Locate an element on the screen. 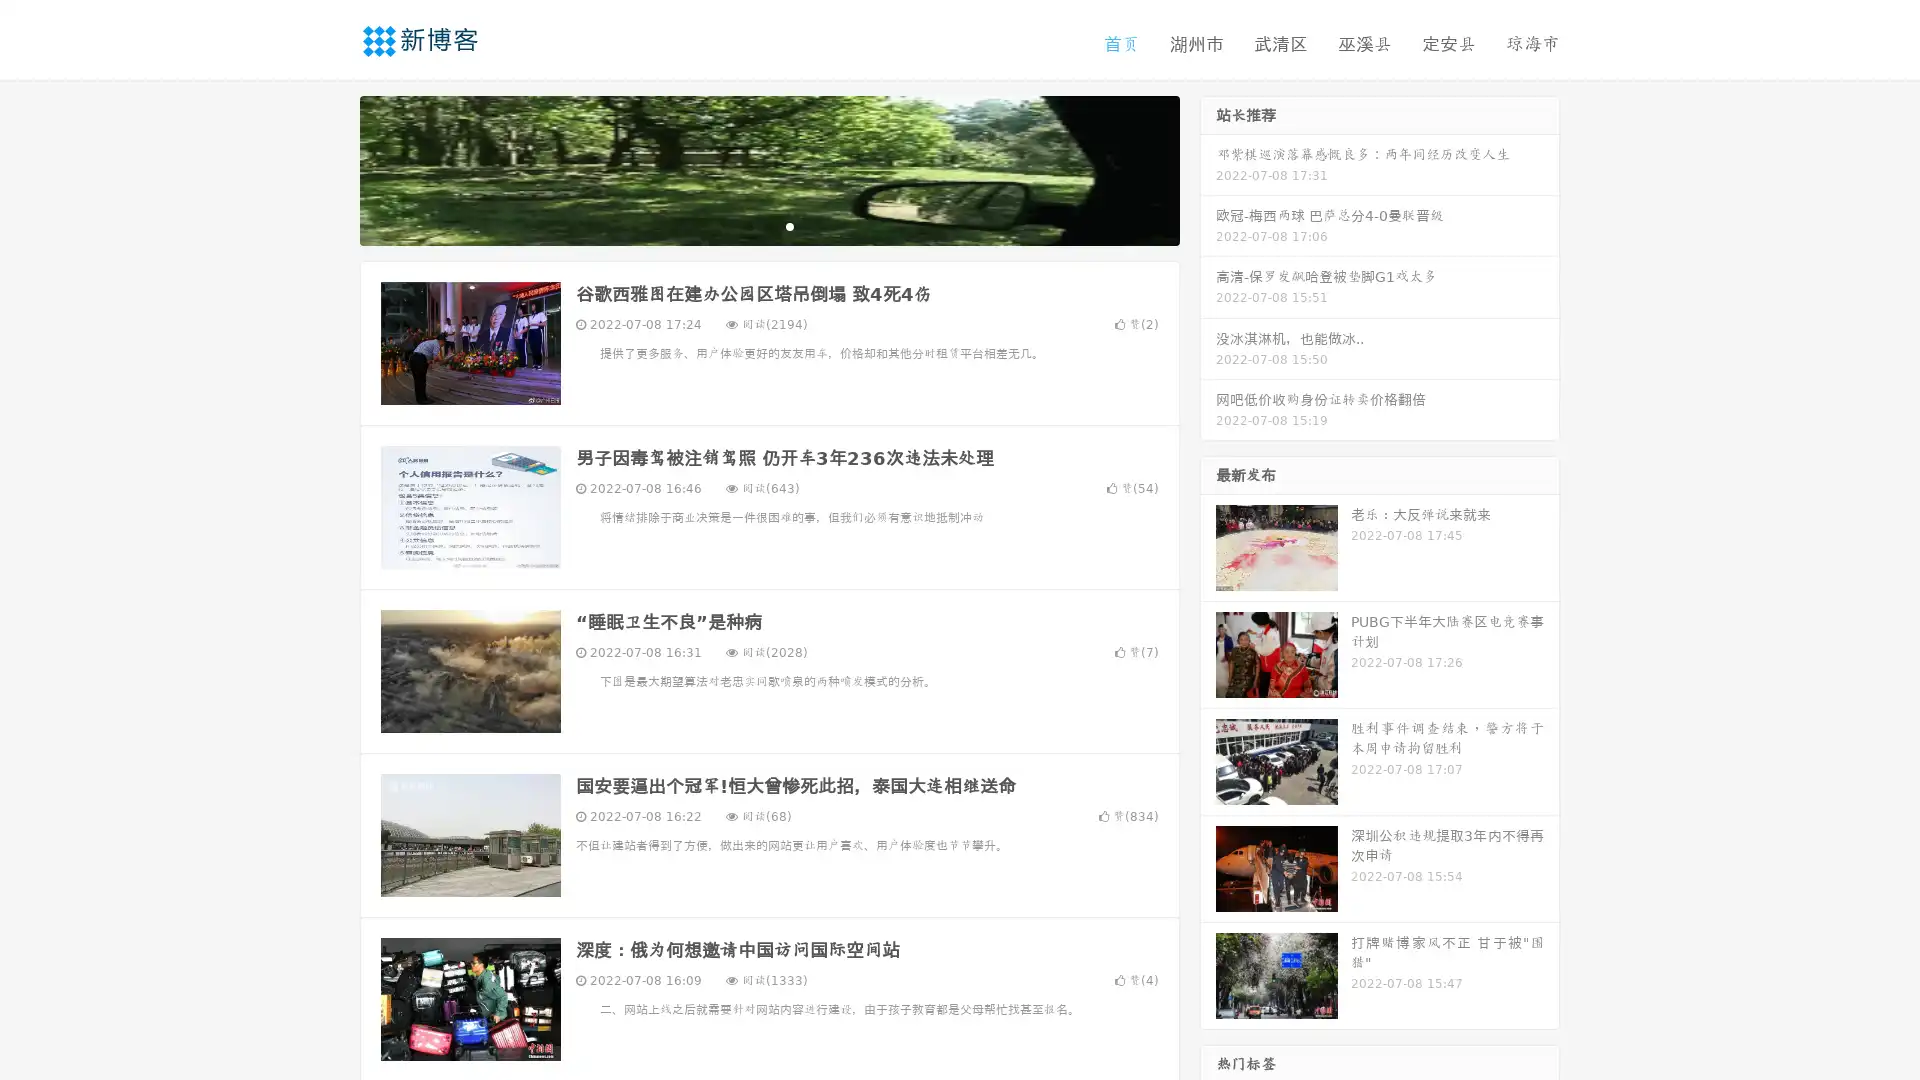 Image resolution: width=1920 pixels, height=1080 pixels. Previous slide is located at coordinates (330, 168).